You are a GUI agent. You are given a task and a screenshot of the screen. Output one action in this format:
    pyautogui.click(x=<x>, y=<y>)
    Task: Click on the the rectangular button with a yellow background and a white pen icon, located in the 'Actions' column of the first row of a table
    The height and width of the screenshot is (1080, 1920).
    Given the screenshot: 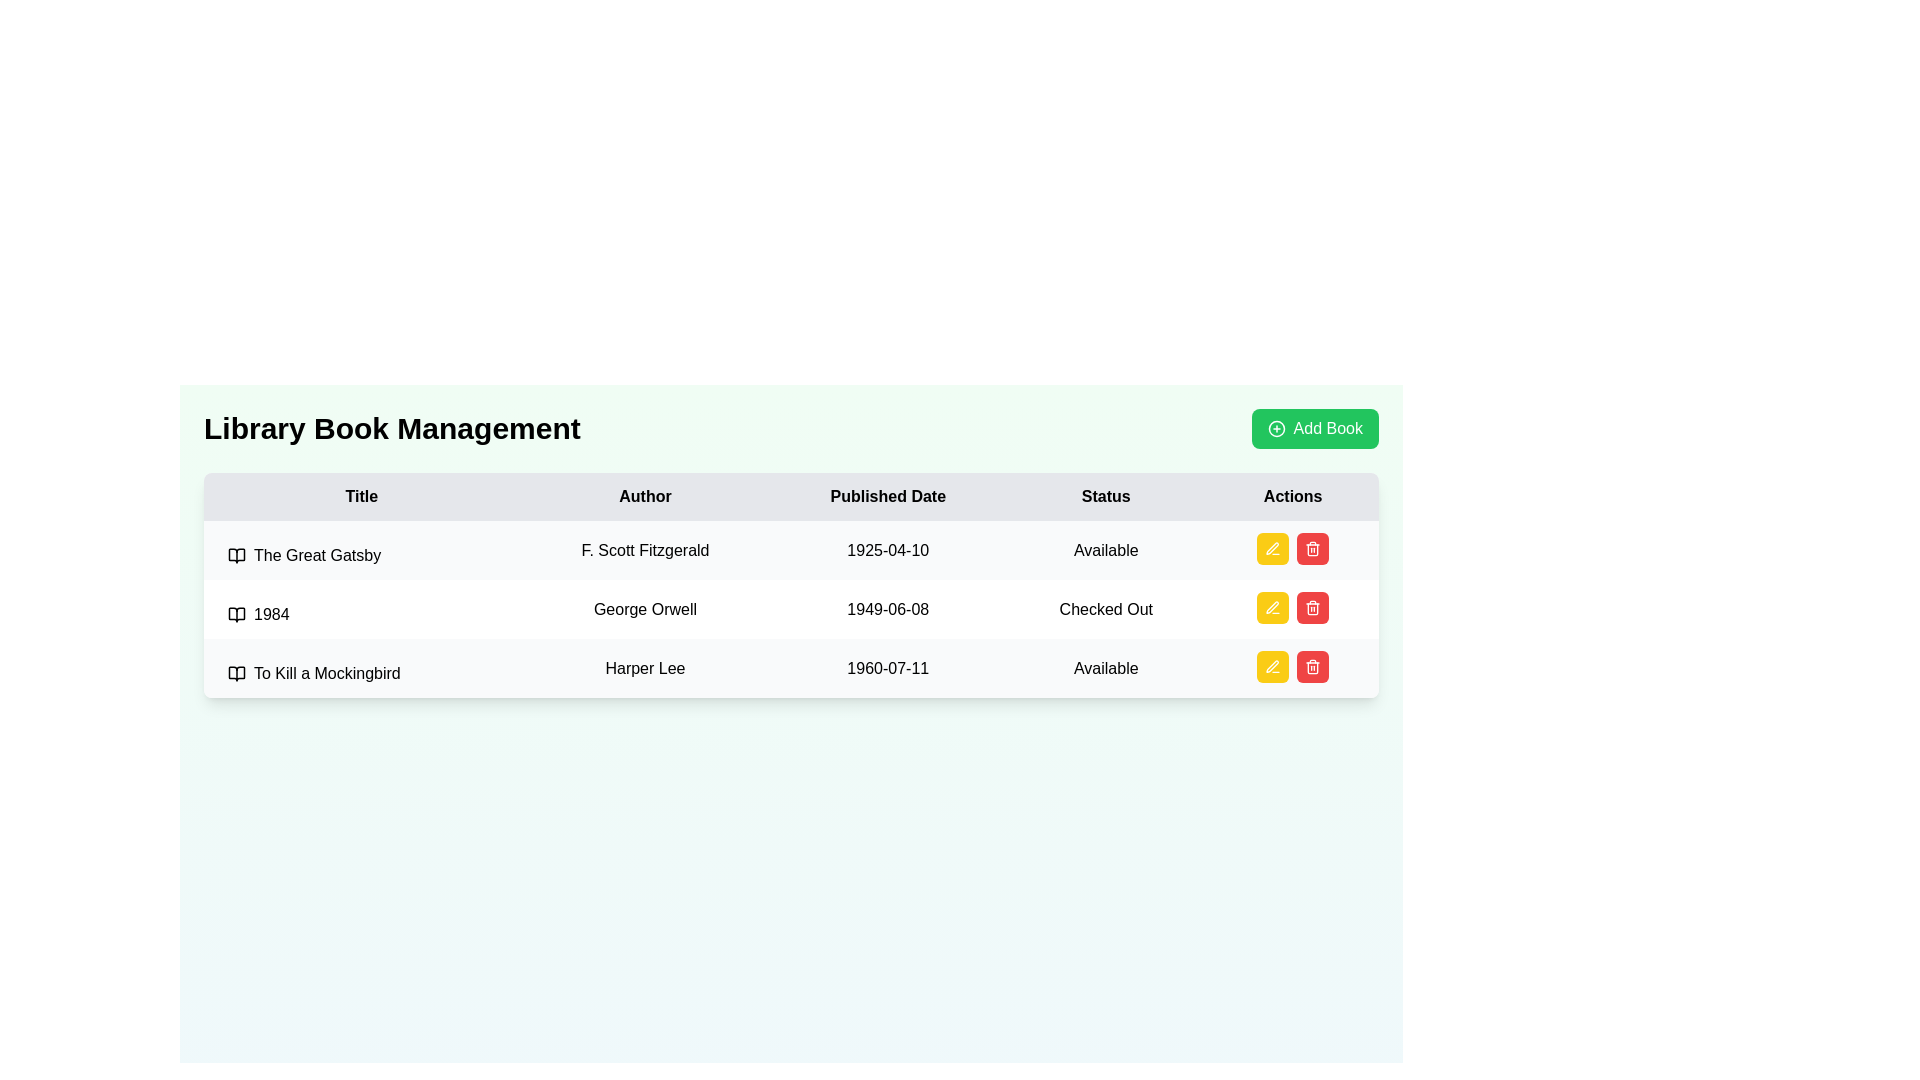 What is the action you would take?
    pyautogui.click(x=1272, y=548)
    